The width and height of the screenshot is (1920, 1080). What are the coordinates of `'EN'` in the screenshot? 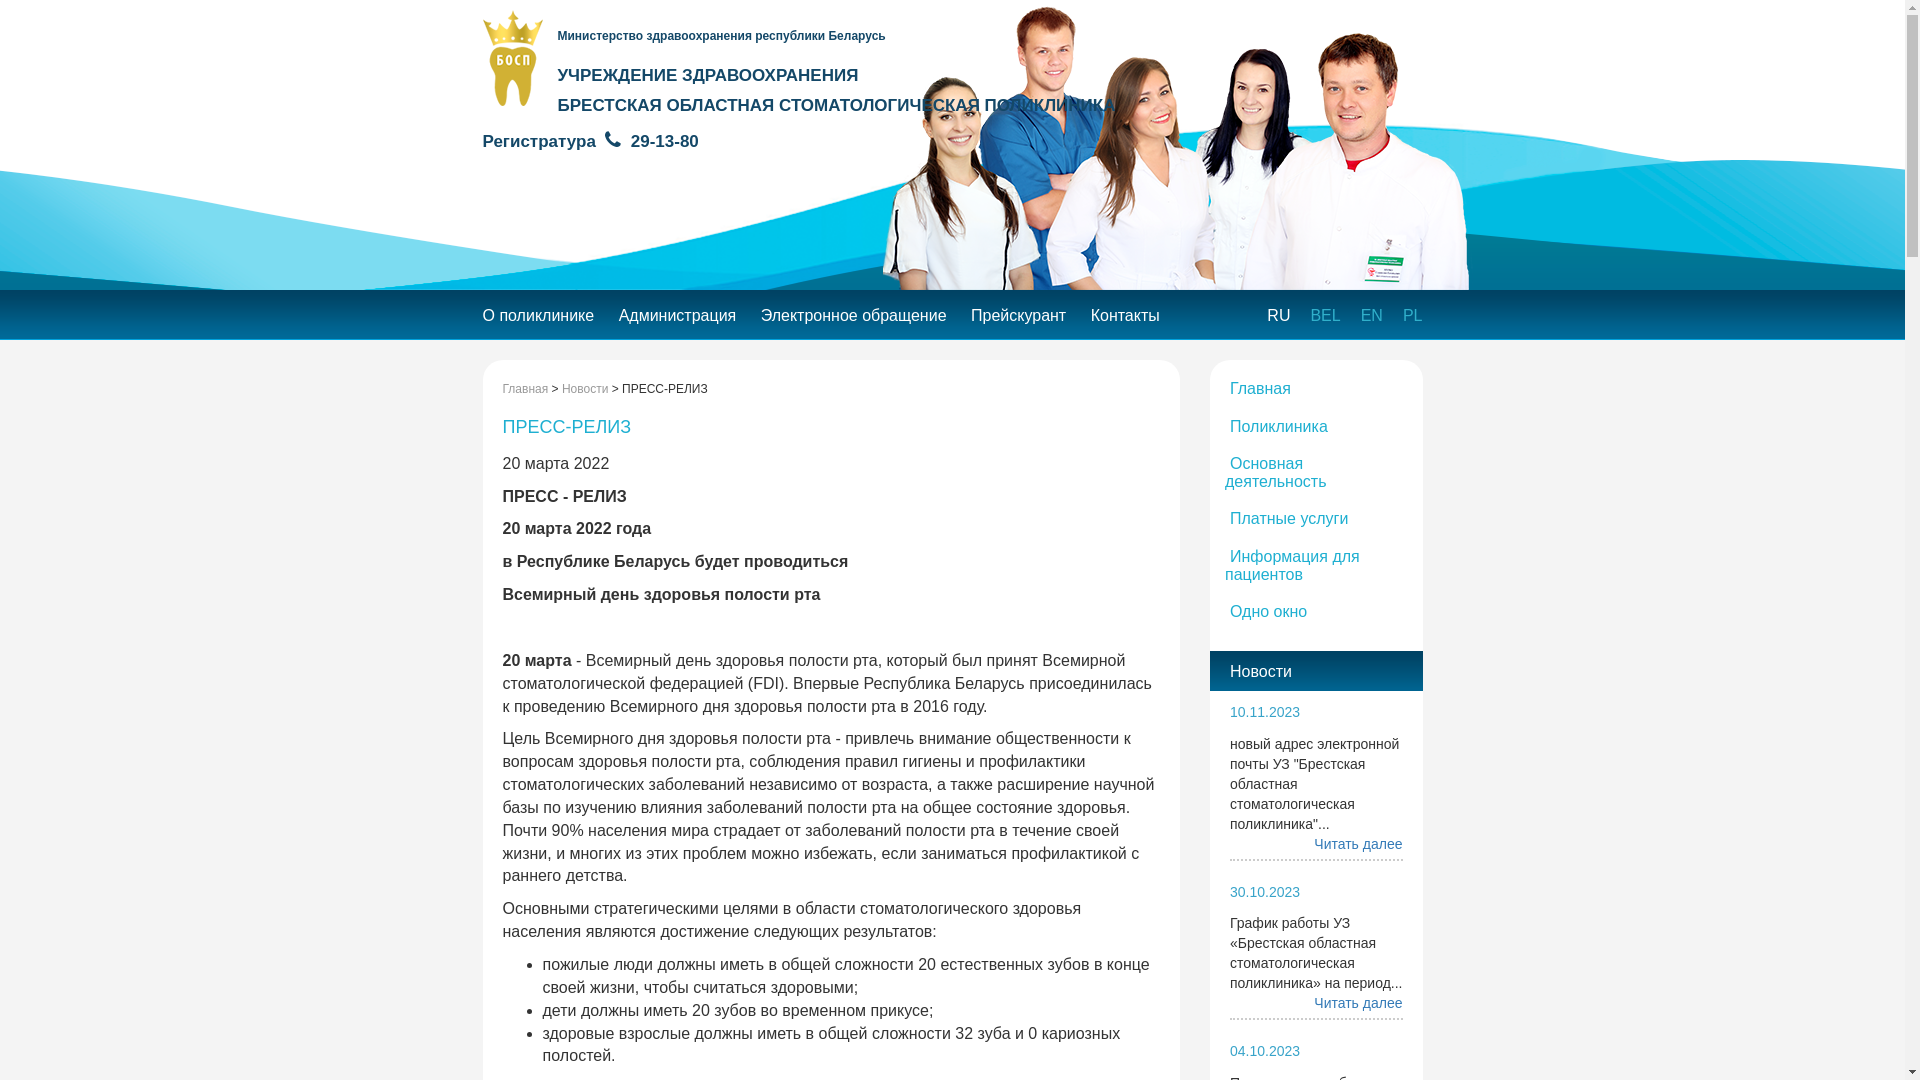 It's located at (1371, 315).